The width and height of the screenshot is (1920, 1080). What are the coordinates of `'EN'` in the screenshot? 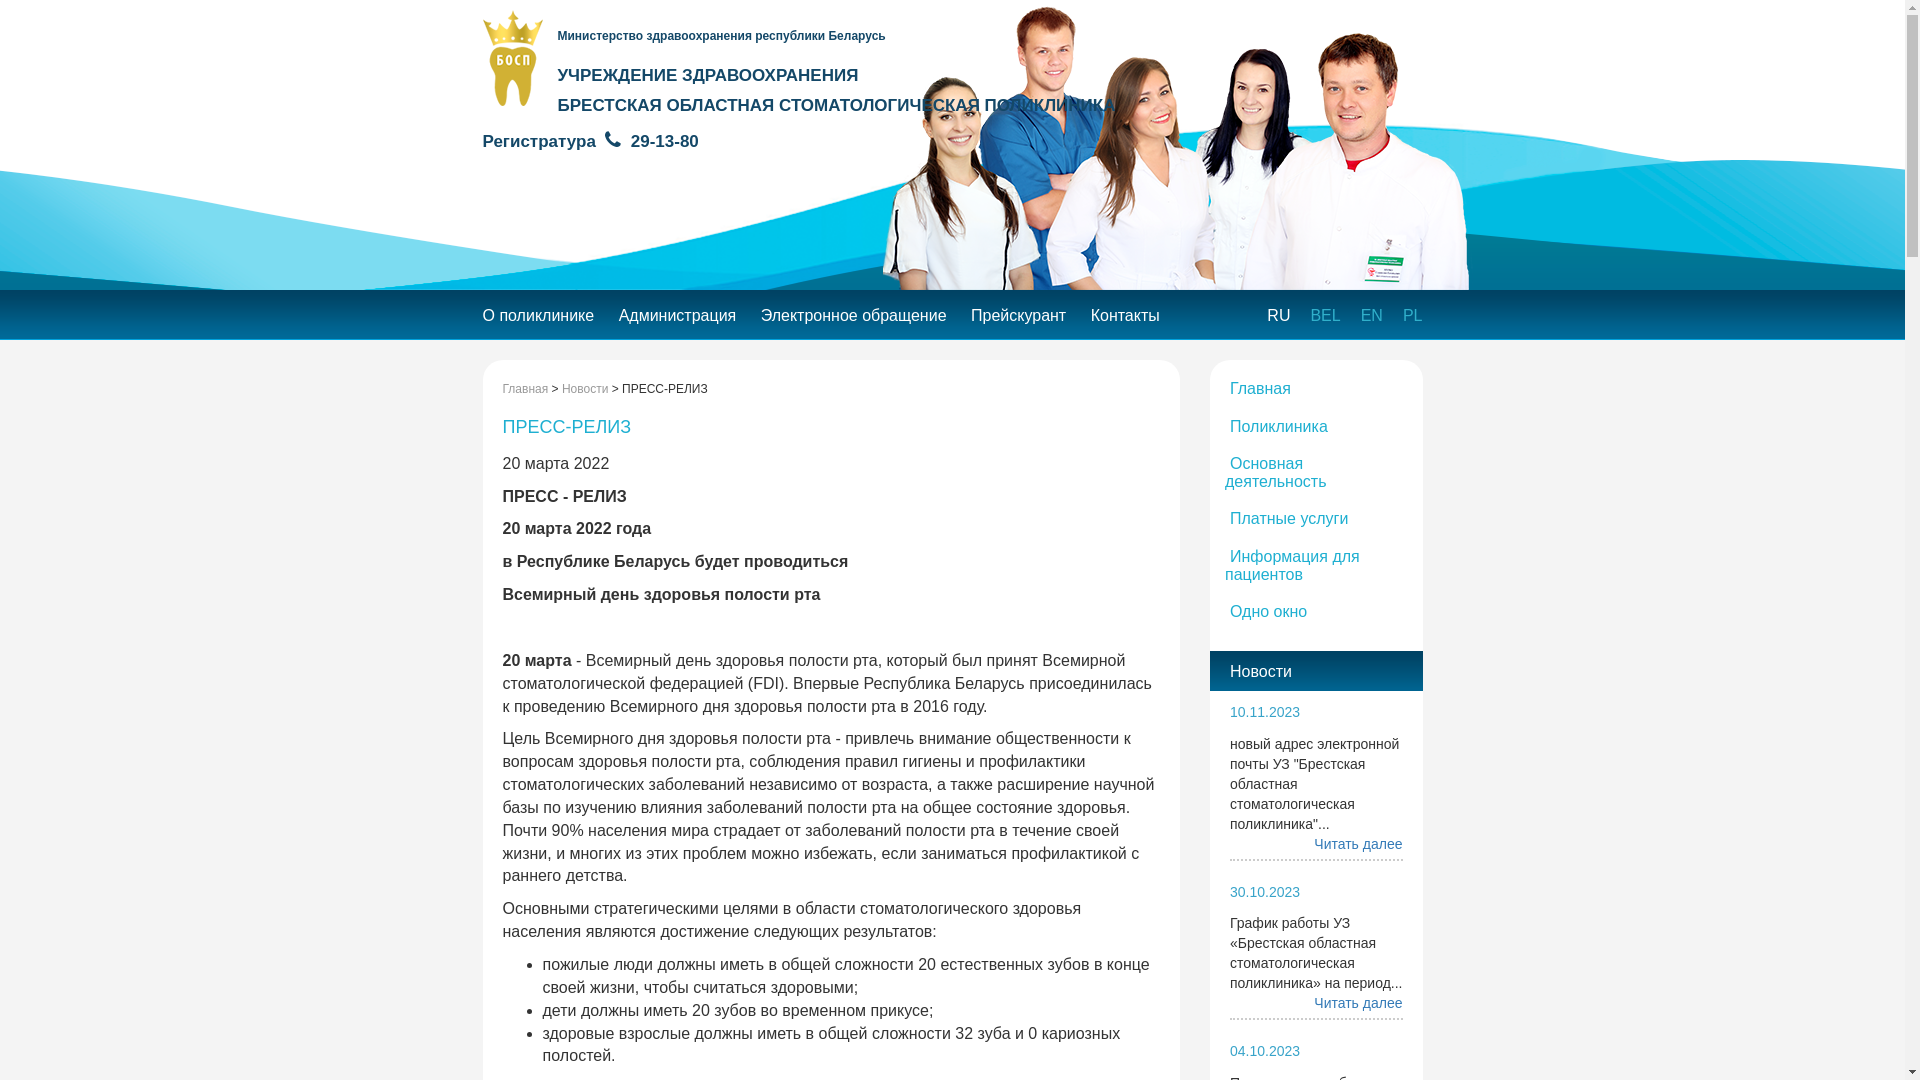 It's located at (1371, 315).